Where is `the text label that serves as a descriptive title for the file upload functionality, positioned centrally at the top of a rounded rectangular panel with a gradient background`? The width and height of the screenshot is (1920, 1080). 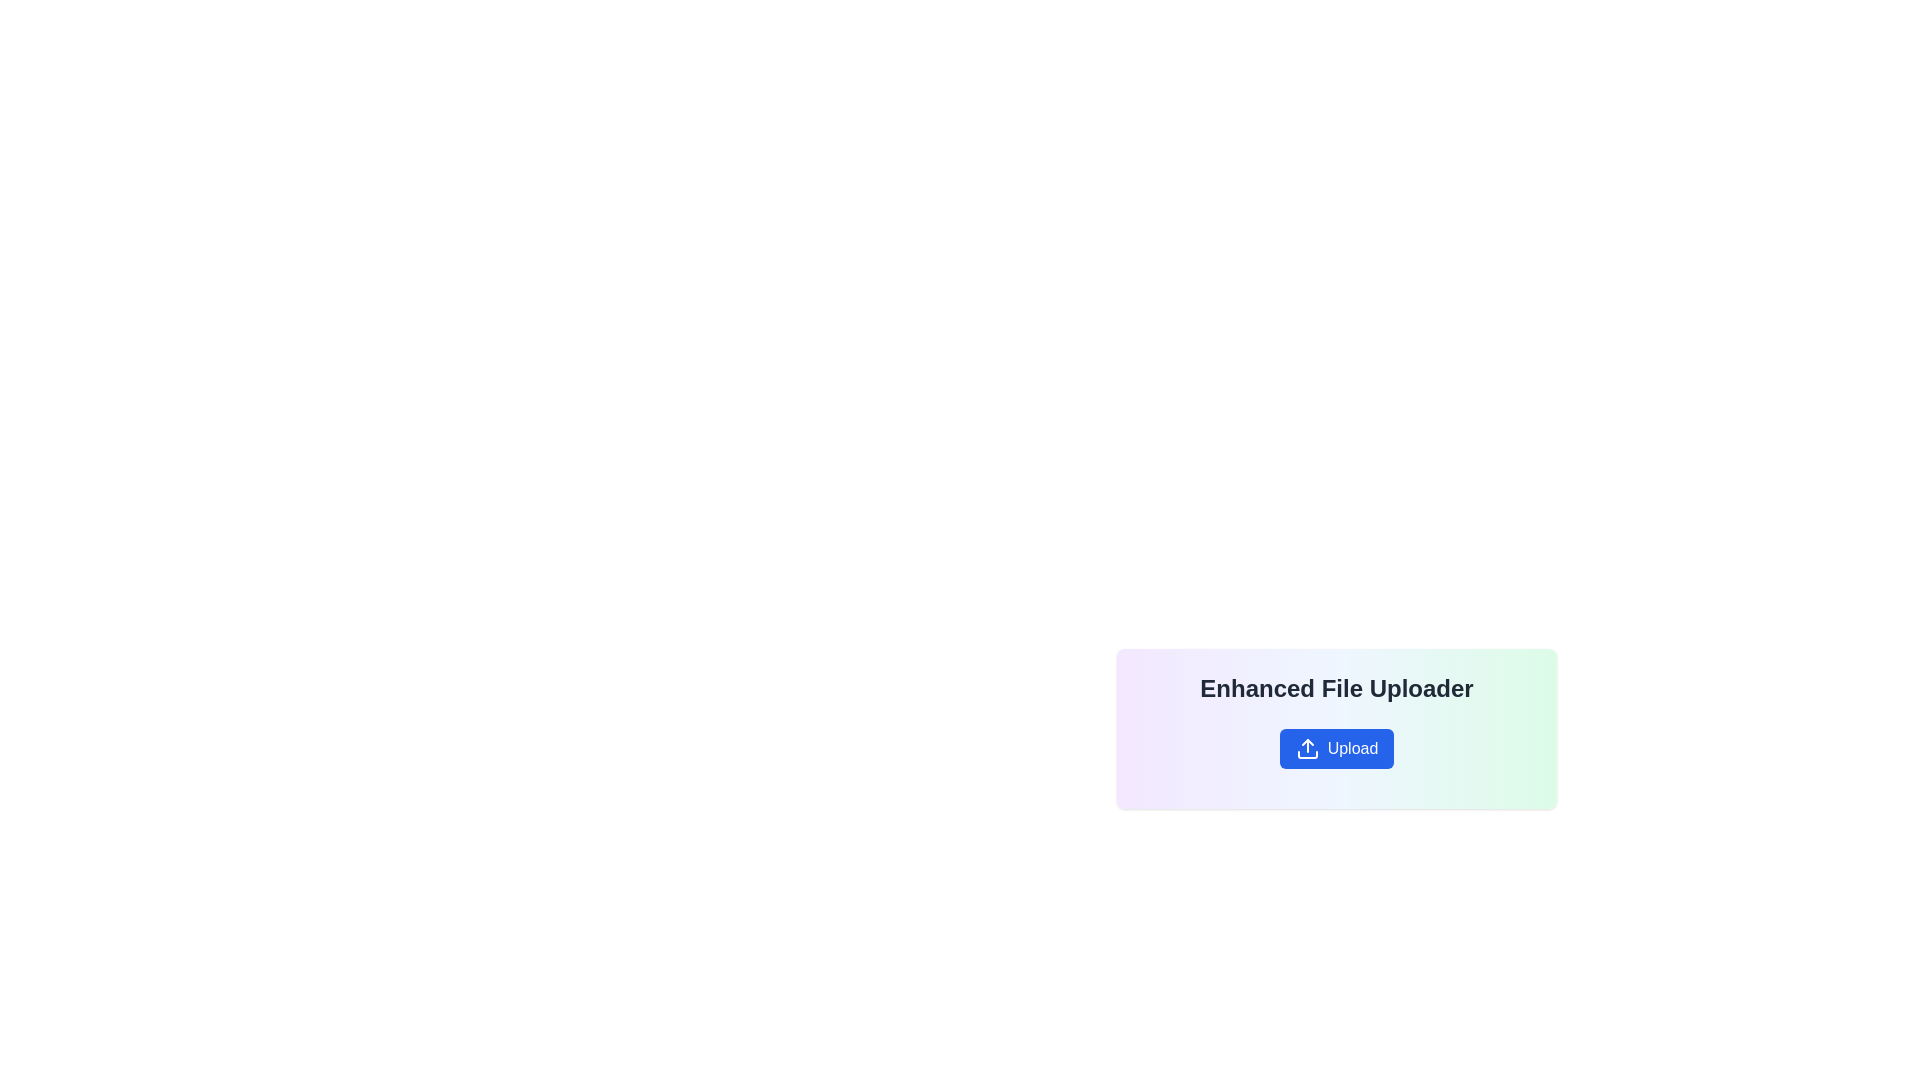 the text label that serves as a descriptive title for the file upload functionality, positioned centrally at the top of a rounded rectangular panel with a gradient background is located at coordinates (1337, 688).